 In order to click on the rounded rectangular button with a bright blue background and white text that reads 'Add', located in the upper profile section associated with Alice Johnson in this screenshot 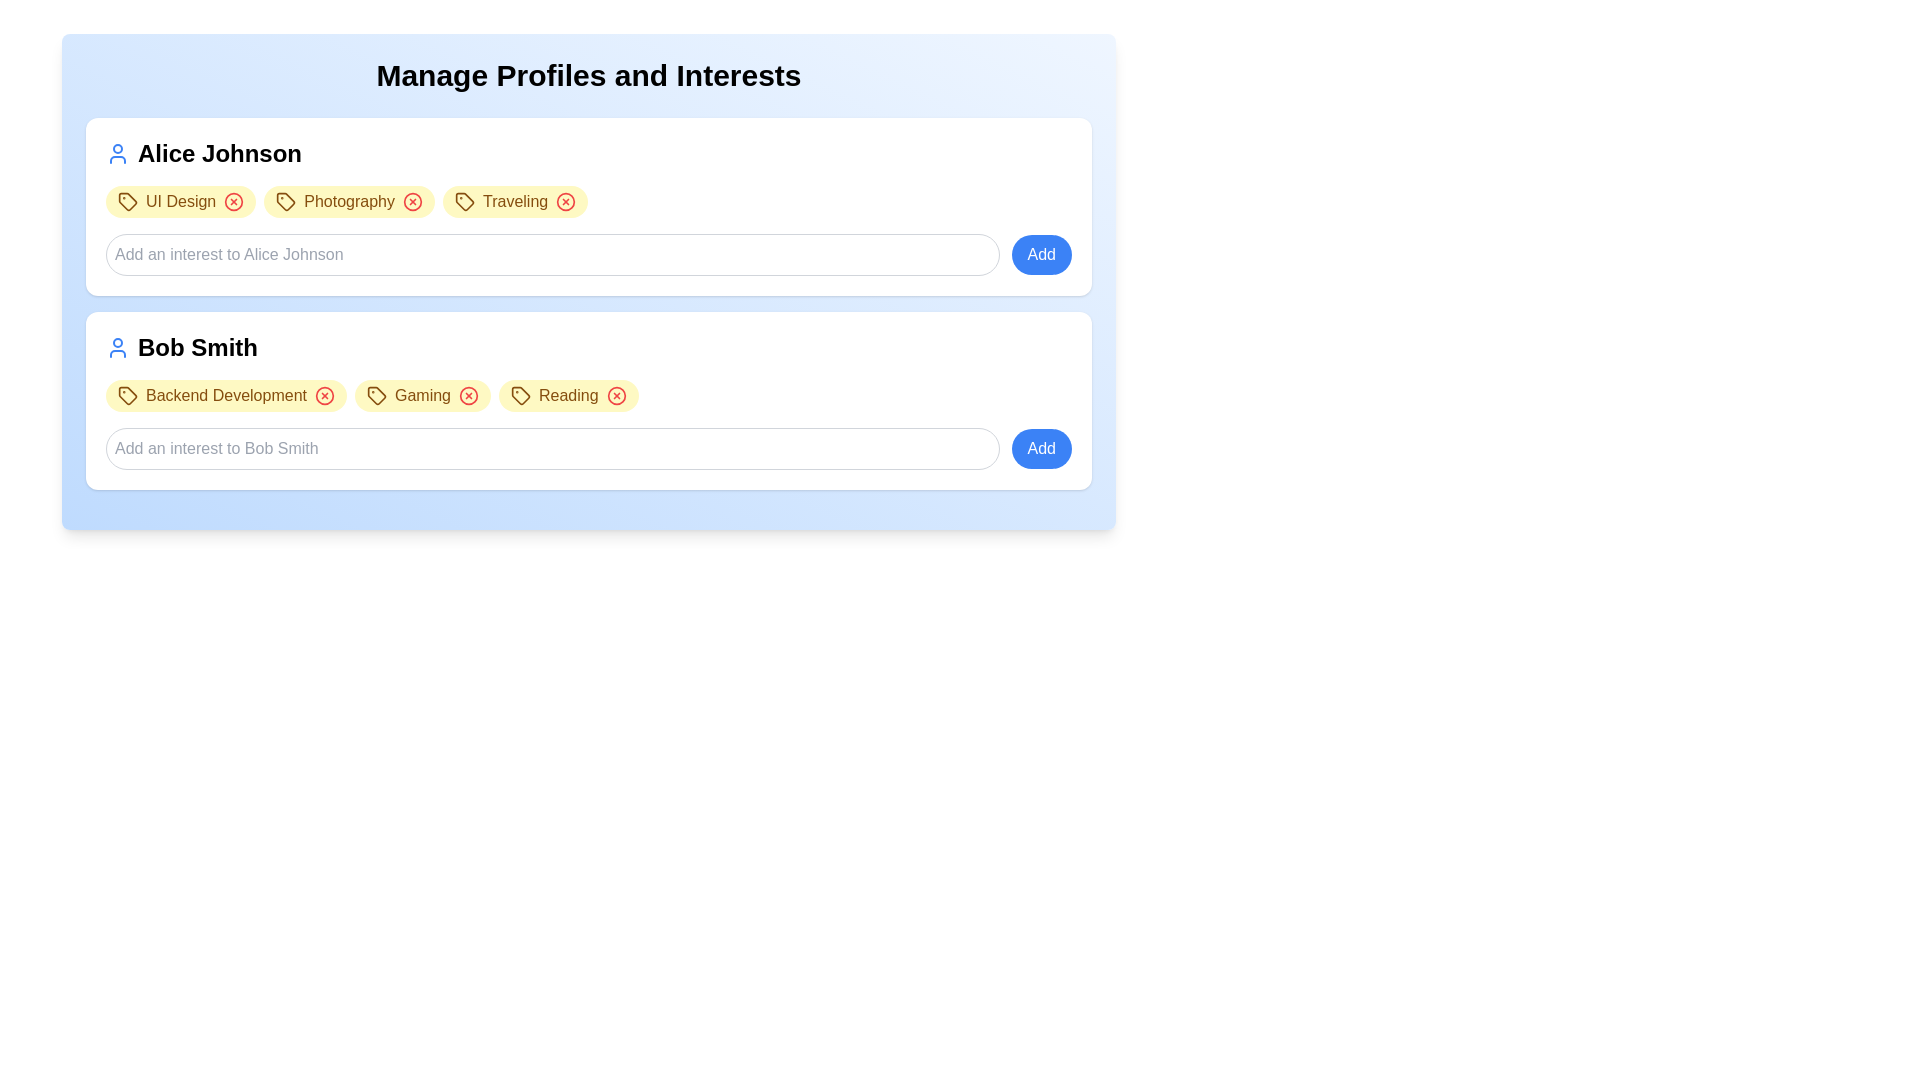, I will do `click(1040, 253)`.